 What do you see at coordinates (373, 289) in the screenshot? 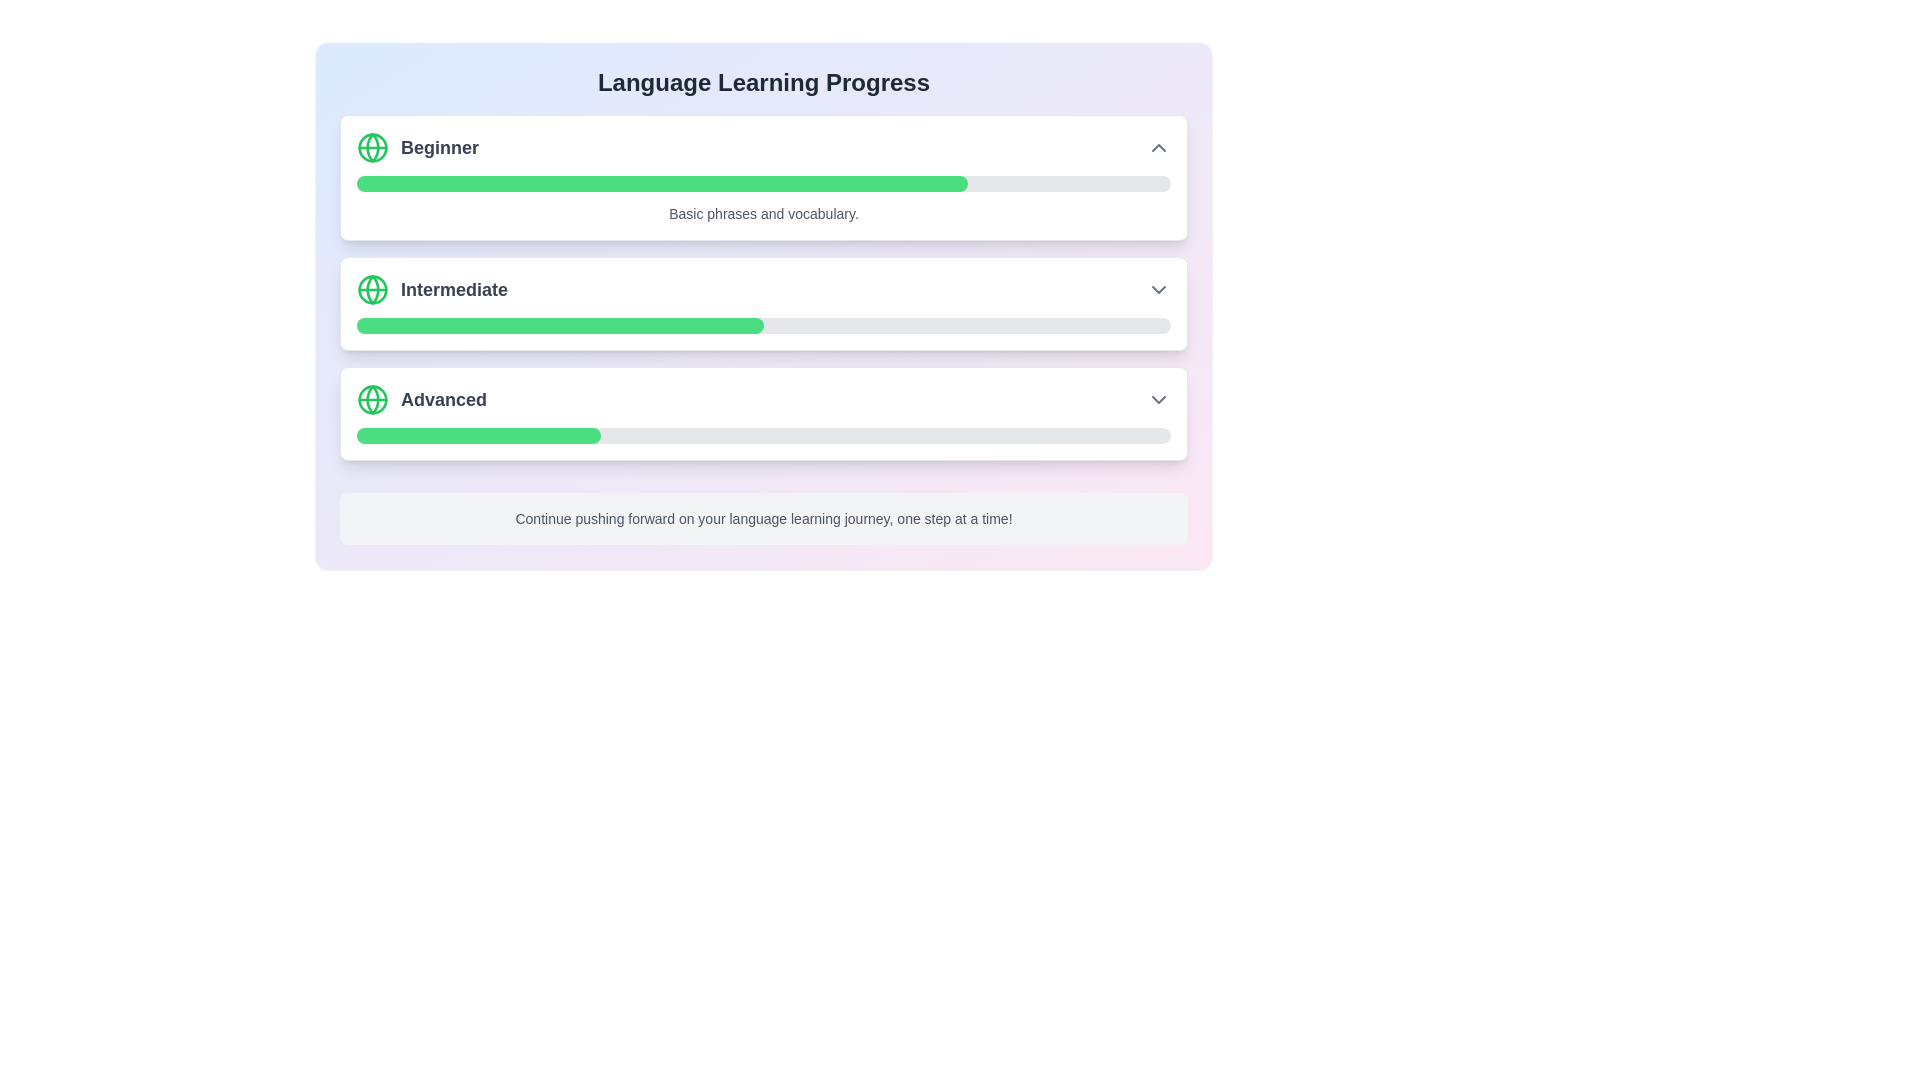
I see `the globe icon representing the 'Intermediate' section in the language learning progress interface` at bounding box center [373, 289].